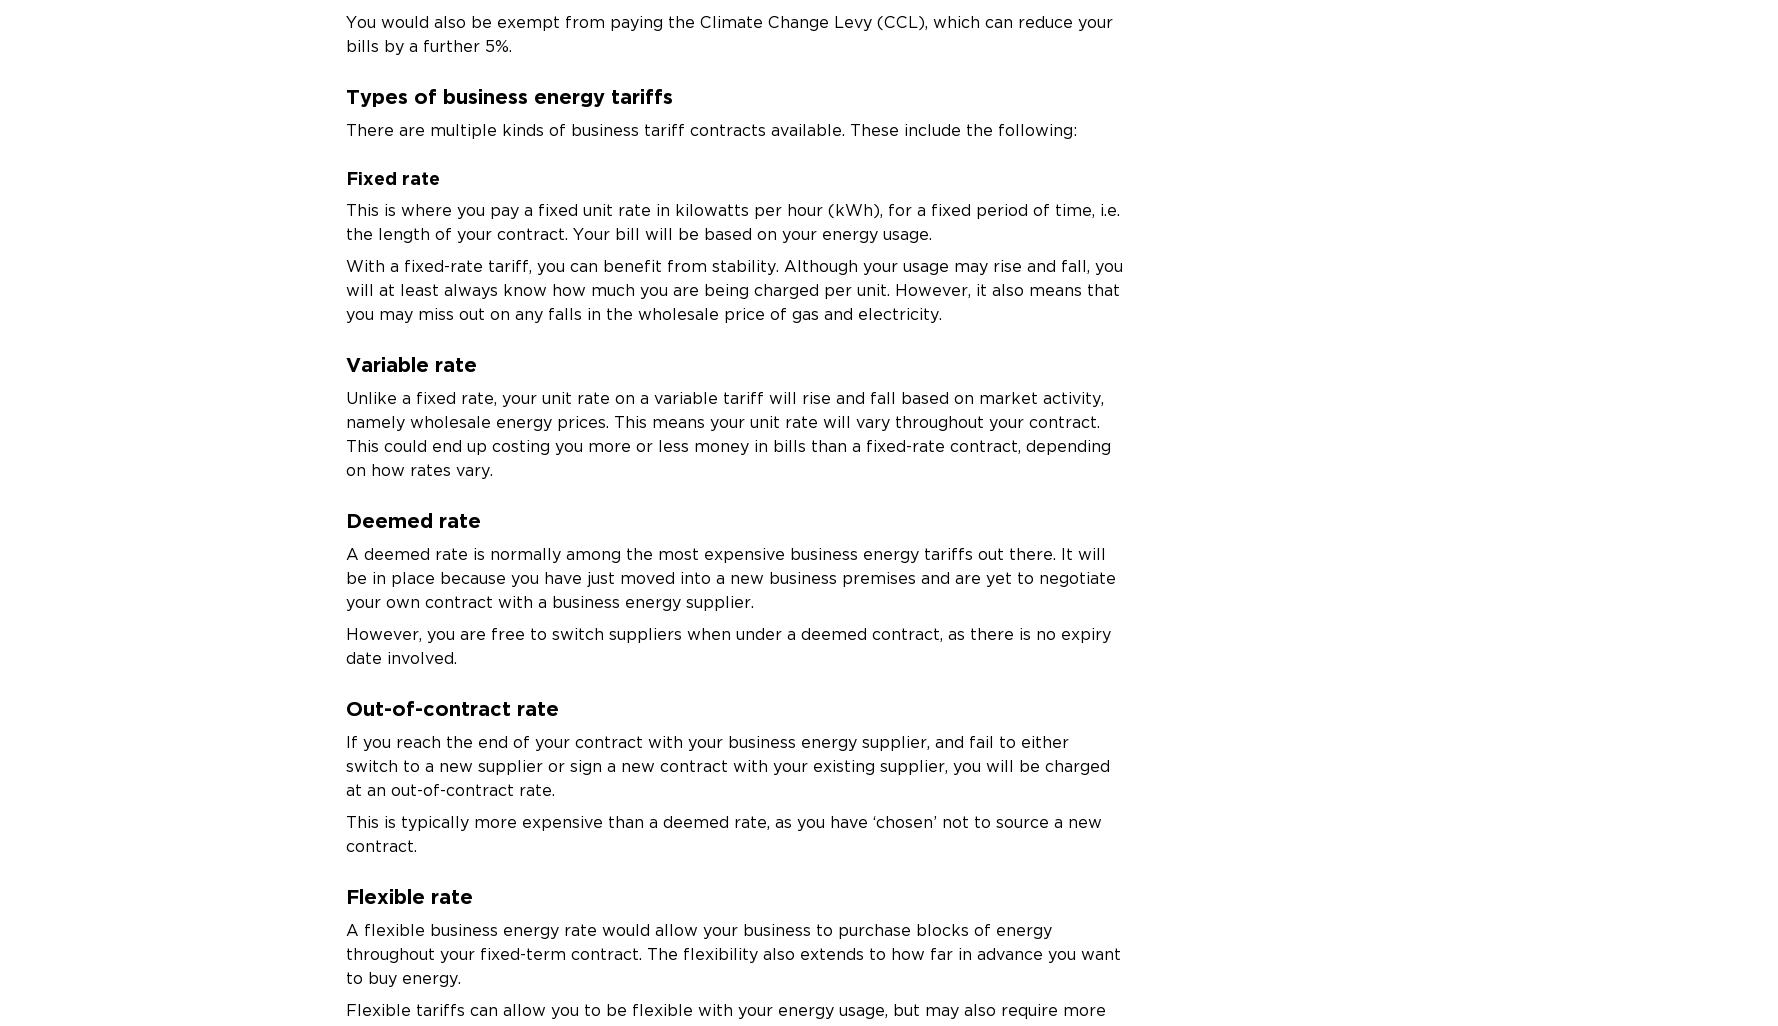  I want to click on 'With a fixed-rate tariff, you can benefit from stability. Although your usage may rise and fall, you will at least always know how much you are being charged per unit. However, it also means that you may miss out on any falls in the wholesale price of gas and electricity.', so click(733, 288).